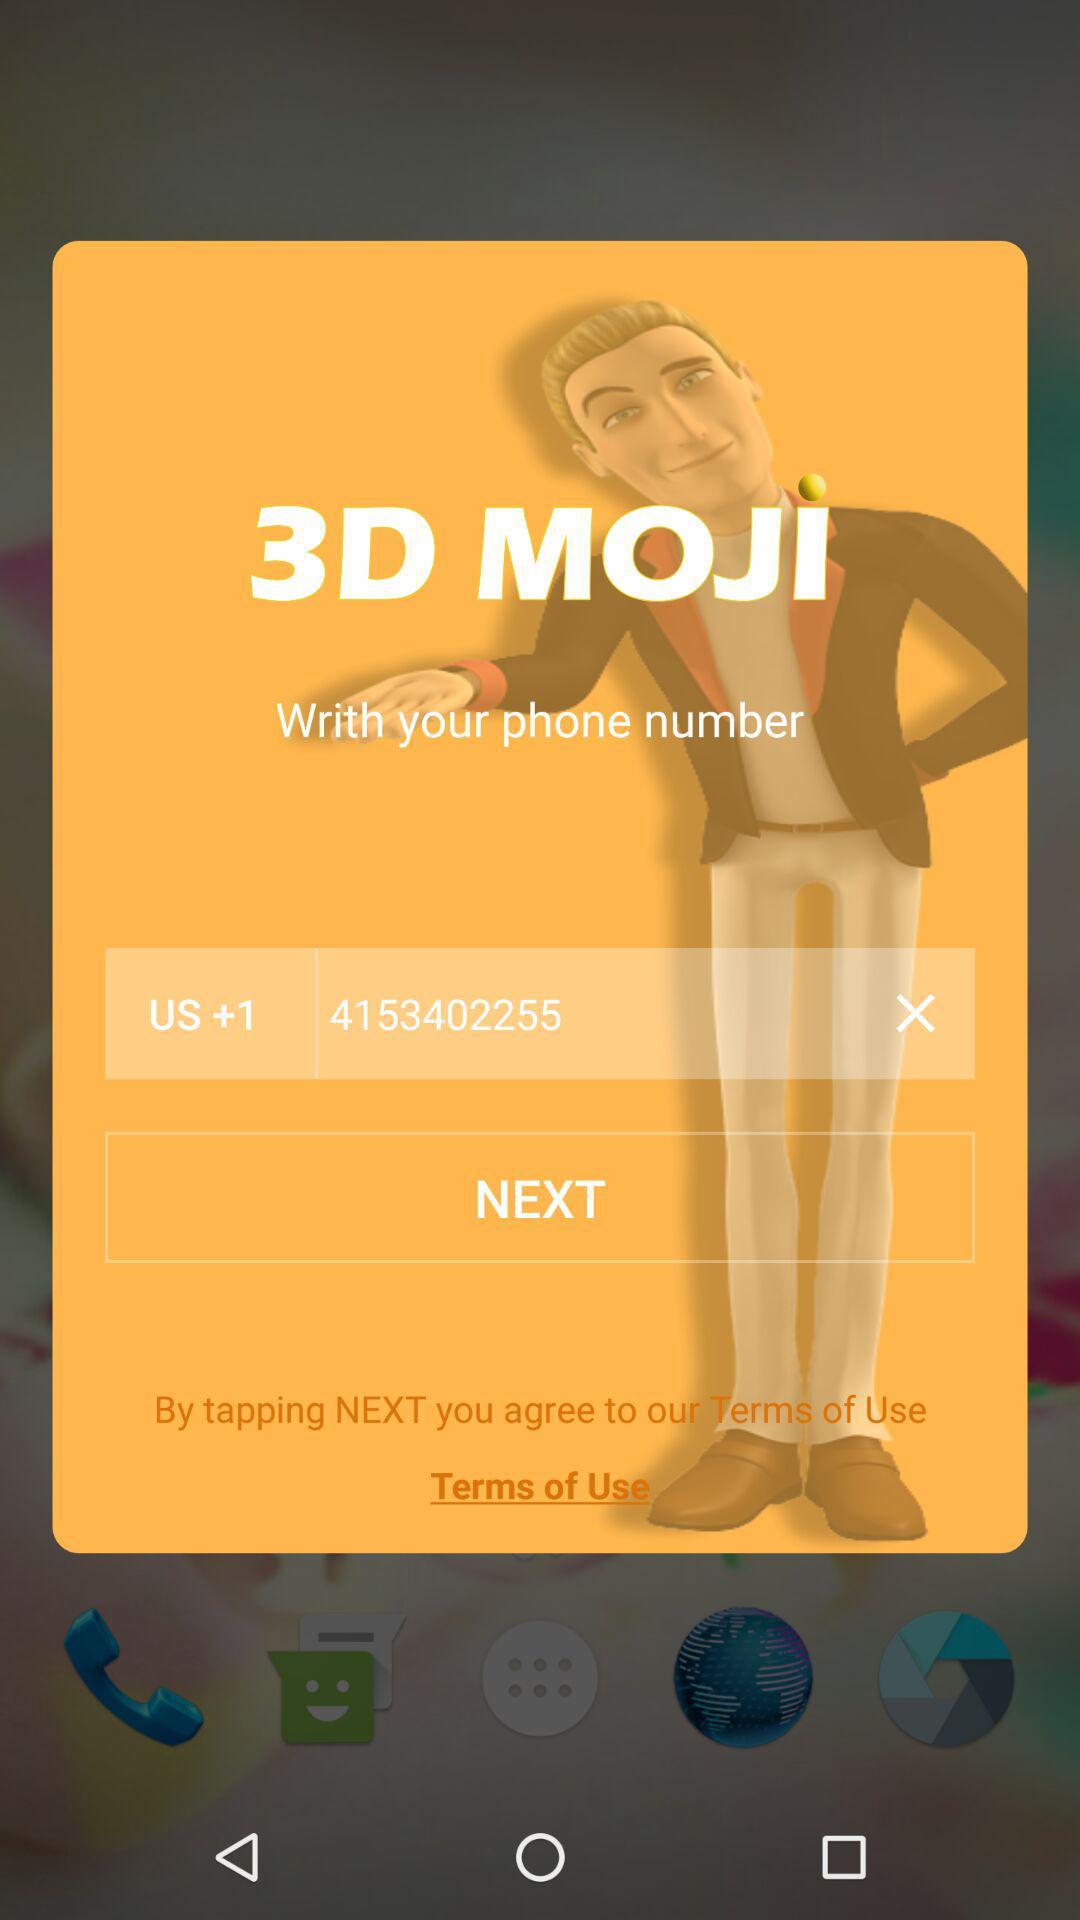  I want to click on icon next to the 4153402255, so click(915, 1013).